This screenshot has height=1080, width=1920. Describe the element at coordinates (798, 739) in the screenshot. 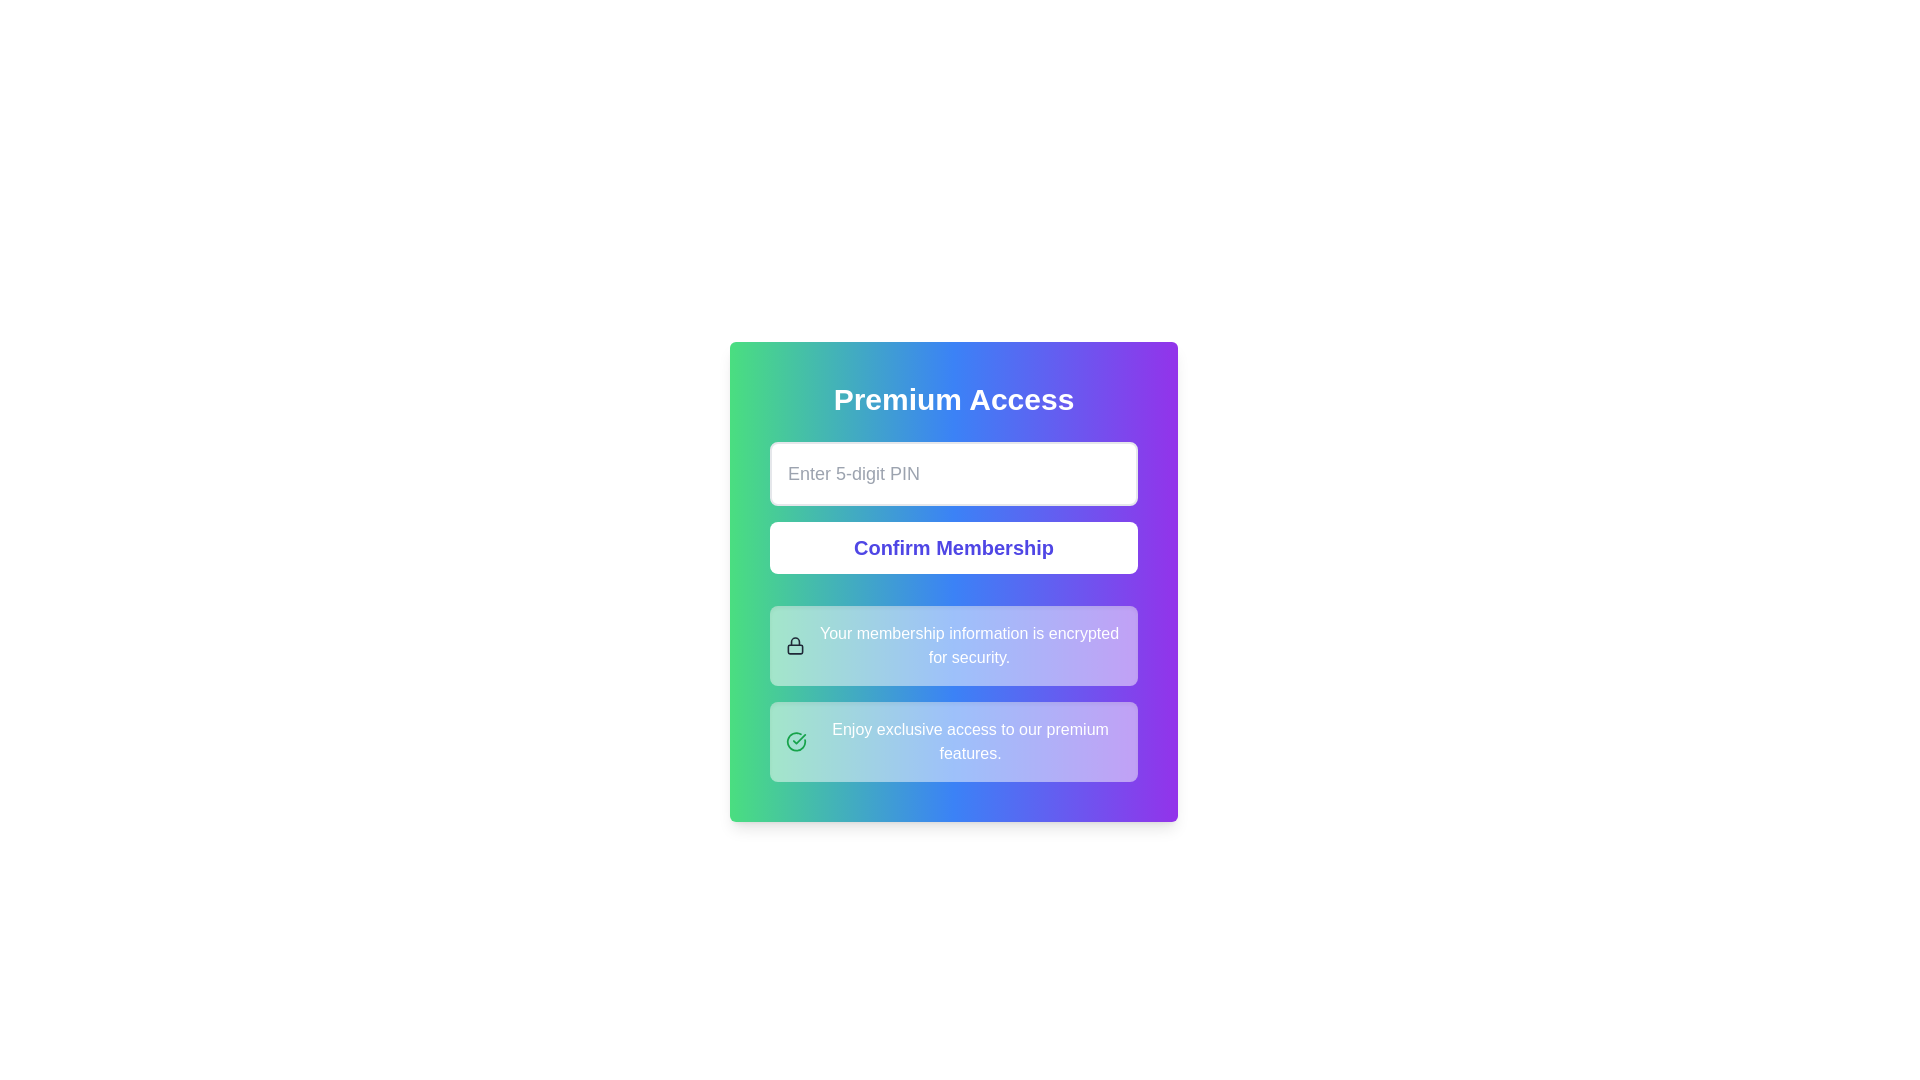

I see `the green checkmark icon within the circular outline located in the bottom-right corner of the context card, indicating confirmation or success for exclusive premium access` at that location.